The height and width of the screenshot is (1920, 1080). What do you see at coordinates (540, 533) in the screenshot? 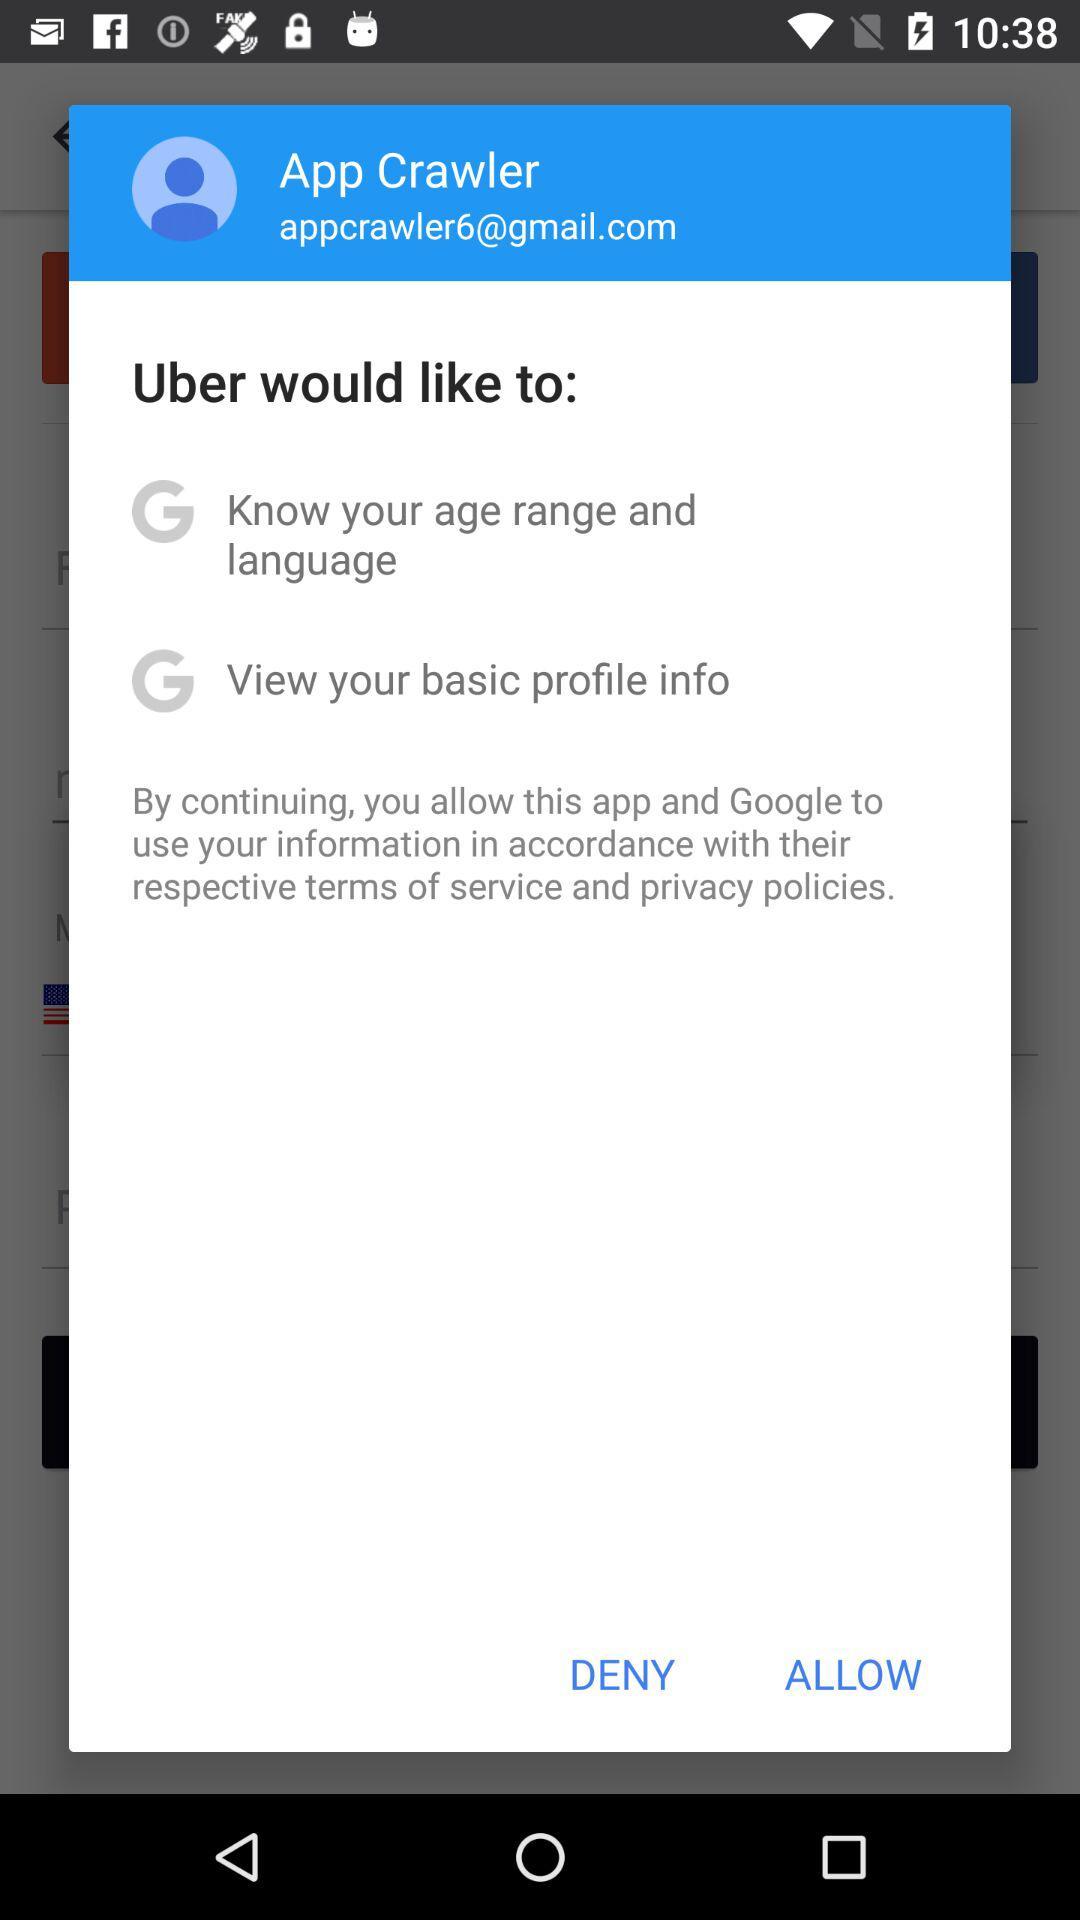
I see `the item below the uber would like item` at bounding box center [540, 533].